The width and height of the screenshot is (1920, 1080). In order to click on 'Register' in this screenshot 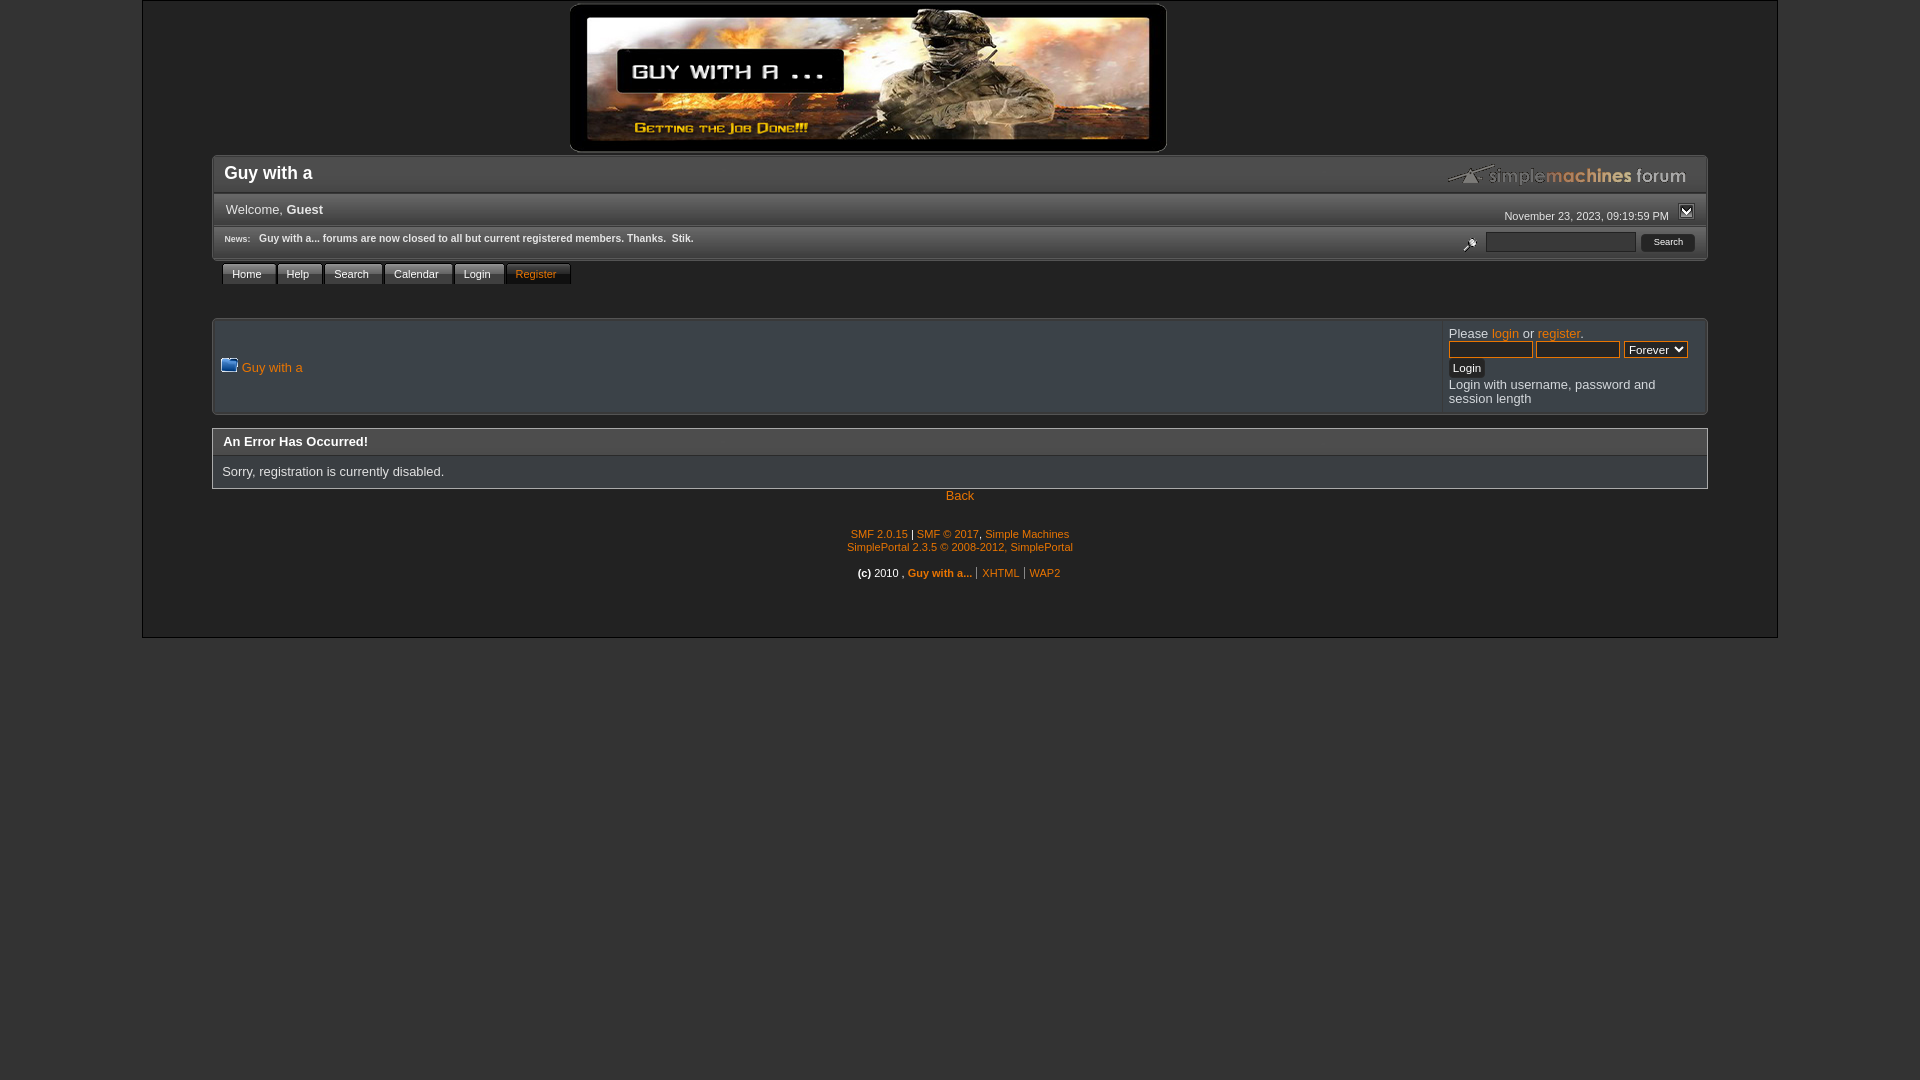, I will do `click(538, 273)`.